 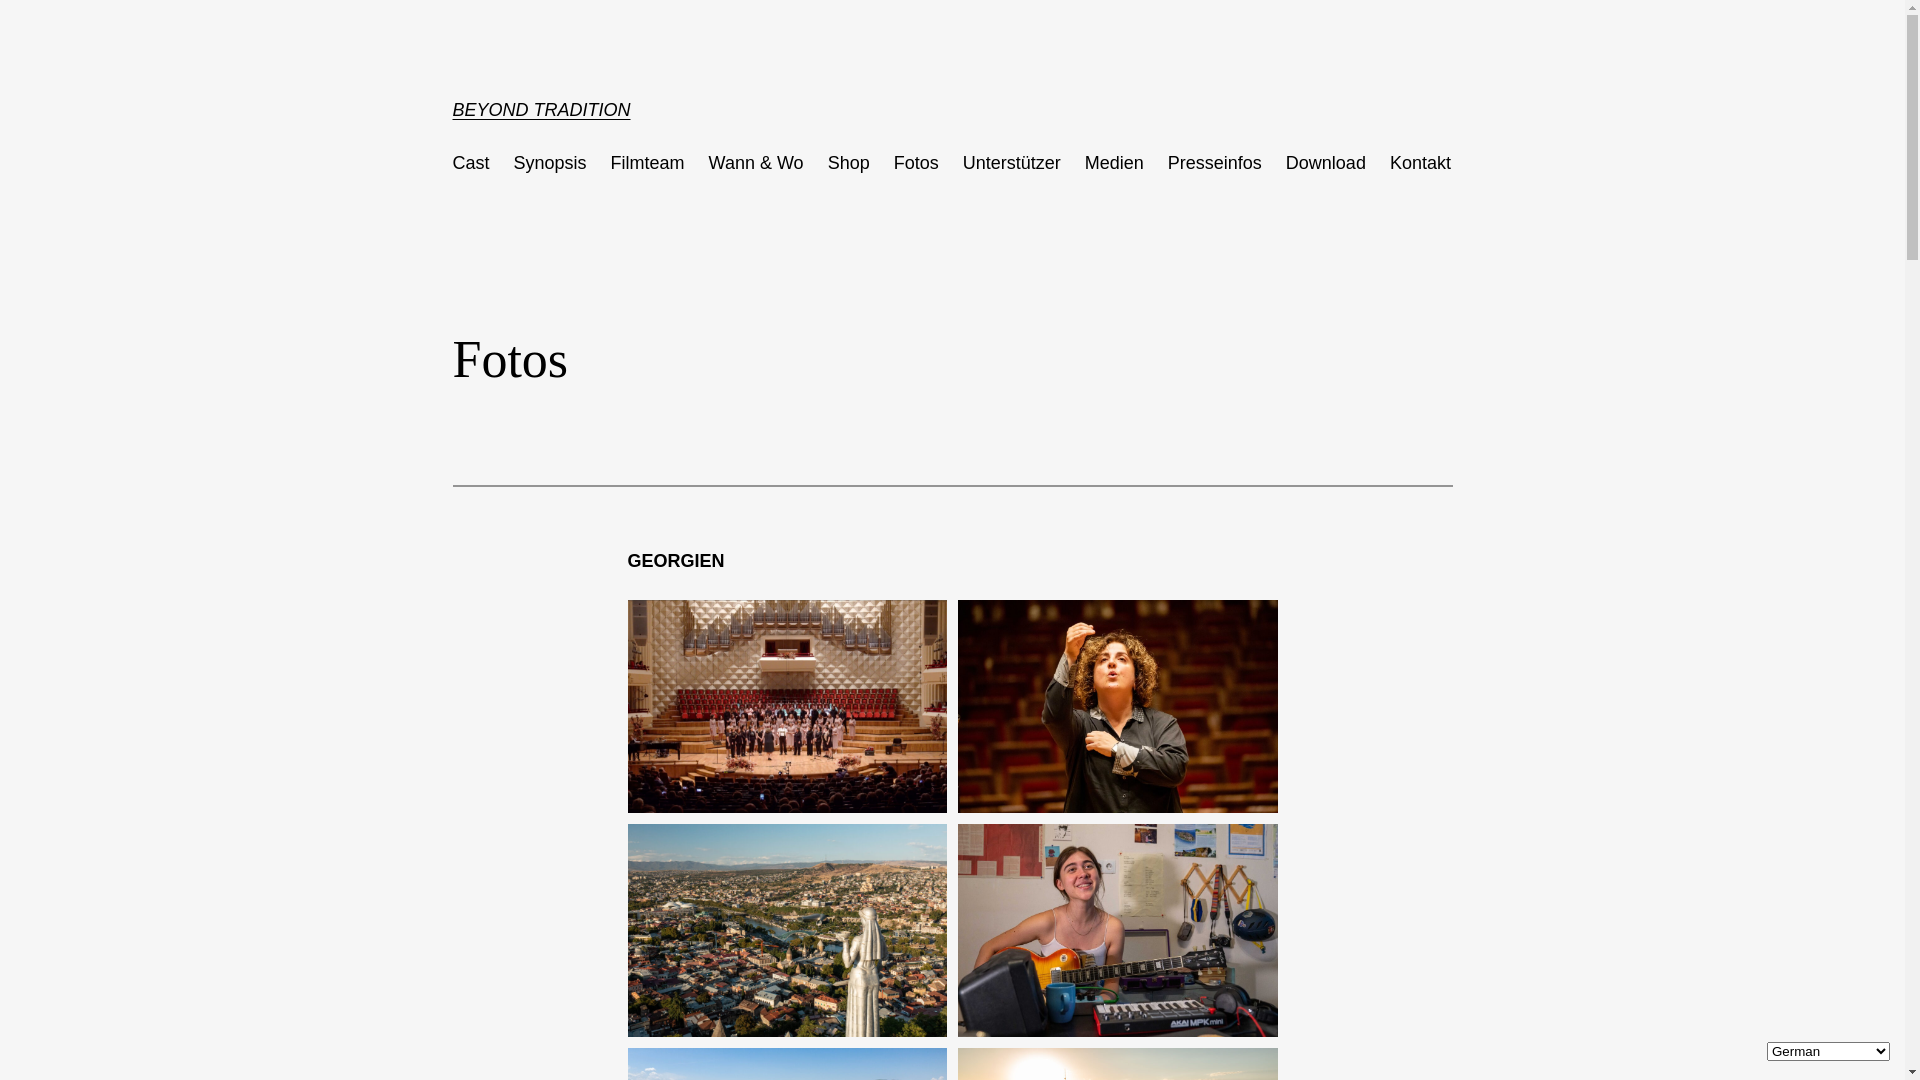 What do you see at coordinates (1325, 162) in the screenshot?
I see `'Download'` at bounding box center [1325, 162].